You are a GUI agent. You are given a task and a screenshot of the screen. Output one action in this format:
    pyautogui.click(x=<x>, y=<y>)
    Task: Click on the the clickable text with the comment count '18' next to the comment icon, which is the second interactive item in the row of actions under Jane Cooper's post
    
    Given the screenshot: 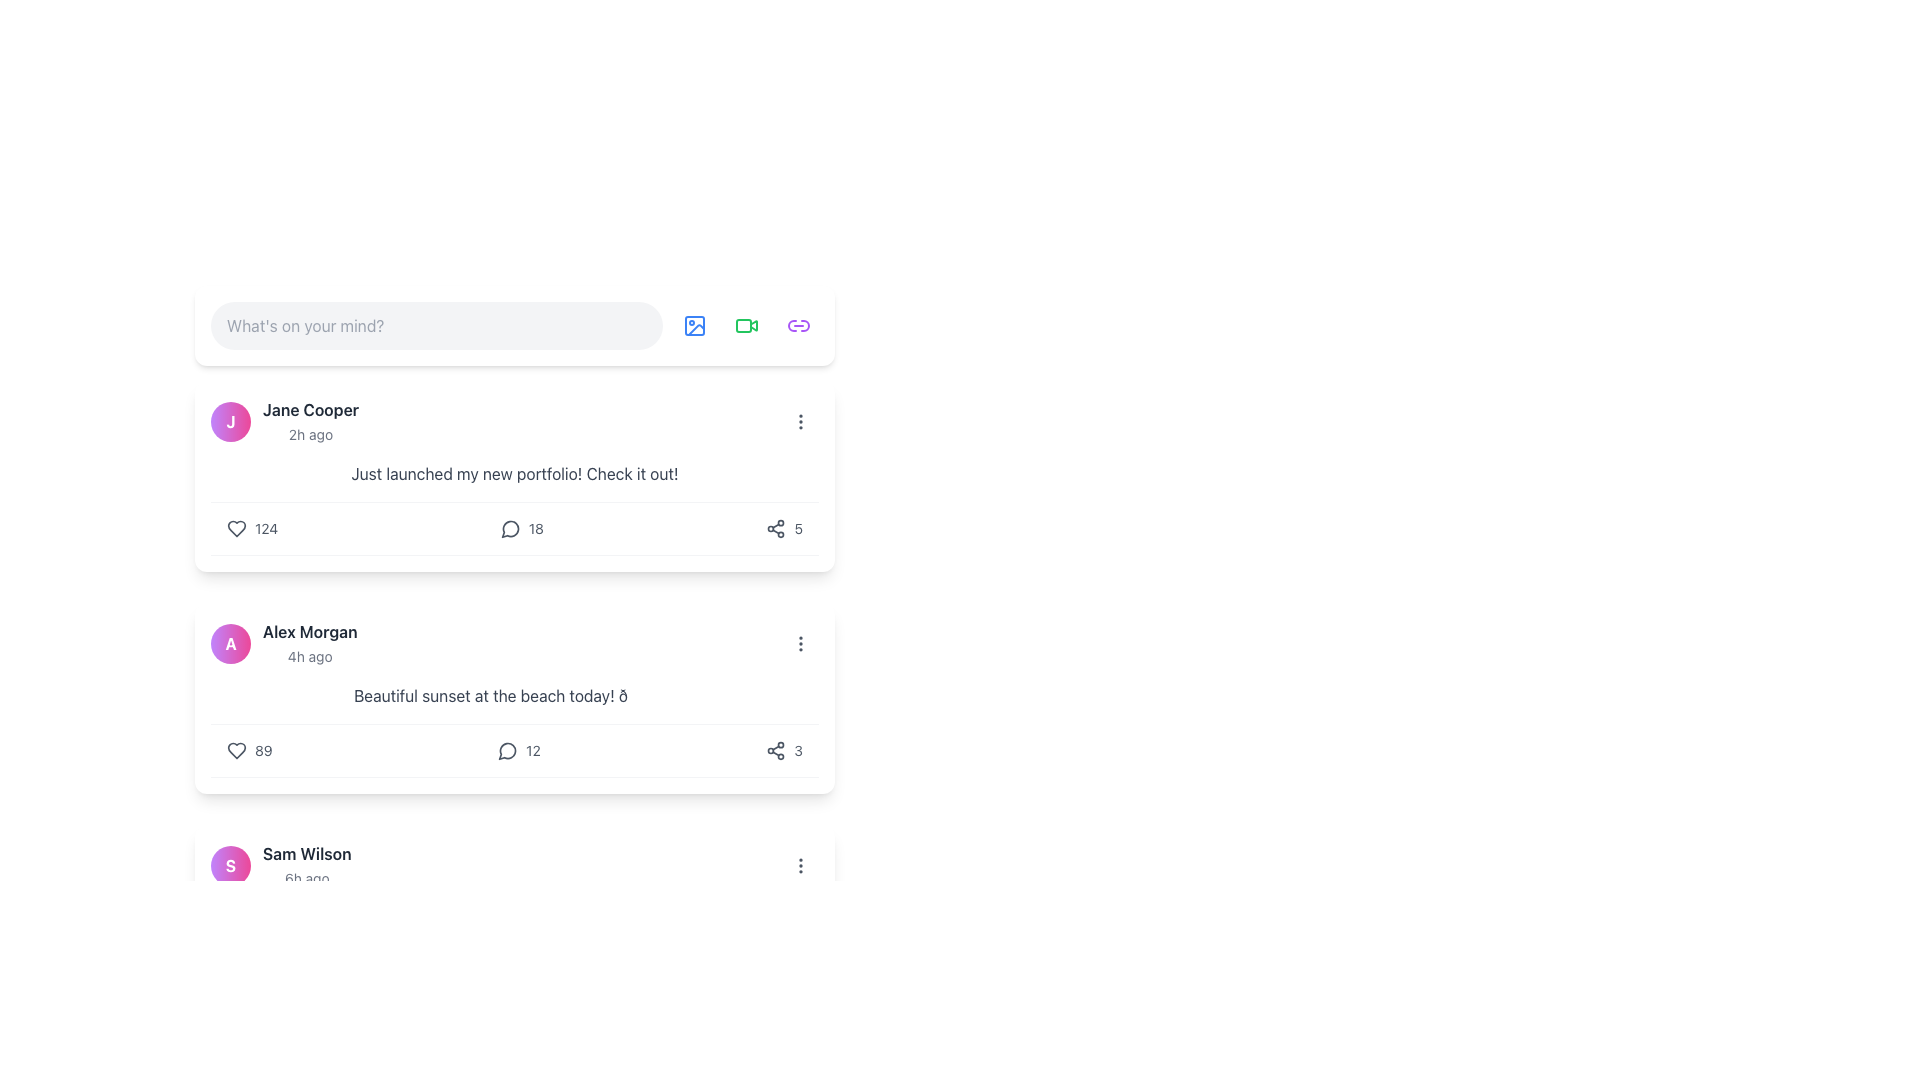 What is the action you would take?
    pyautogui.click(x=514, y=527)
    